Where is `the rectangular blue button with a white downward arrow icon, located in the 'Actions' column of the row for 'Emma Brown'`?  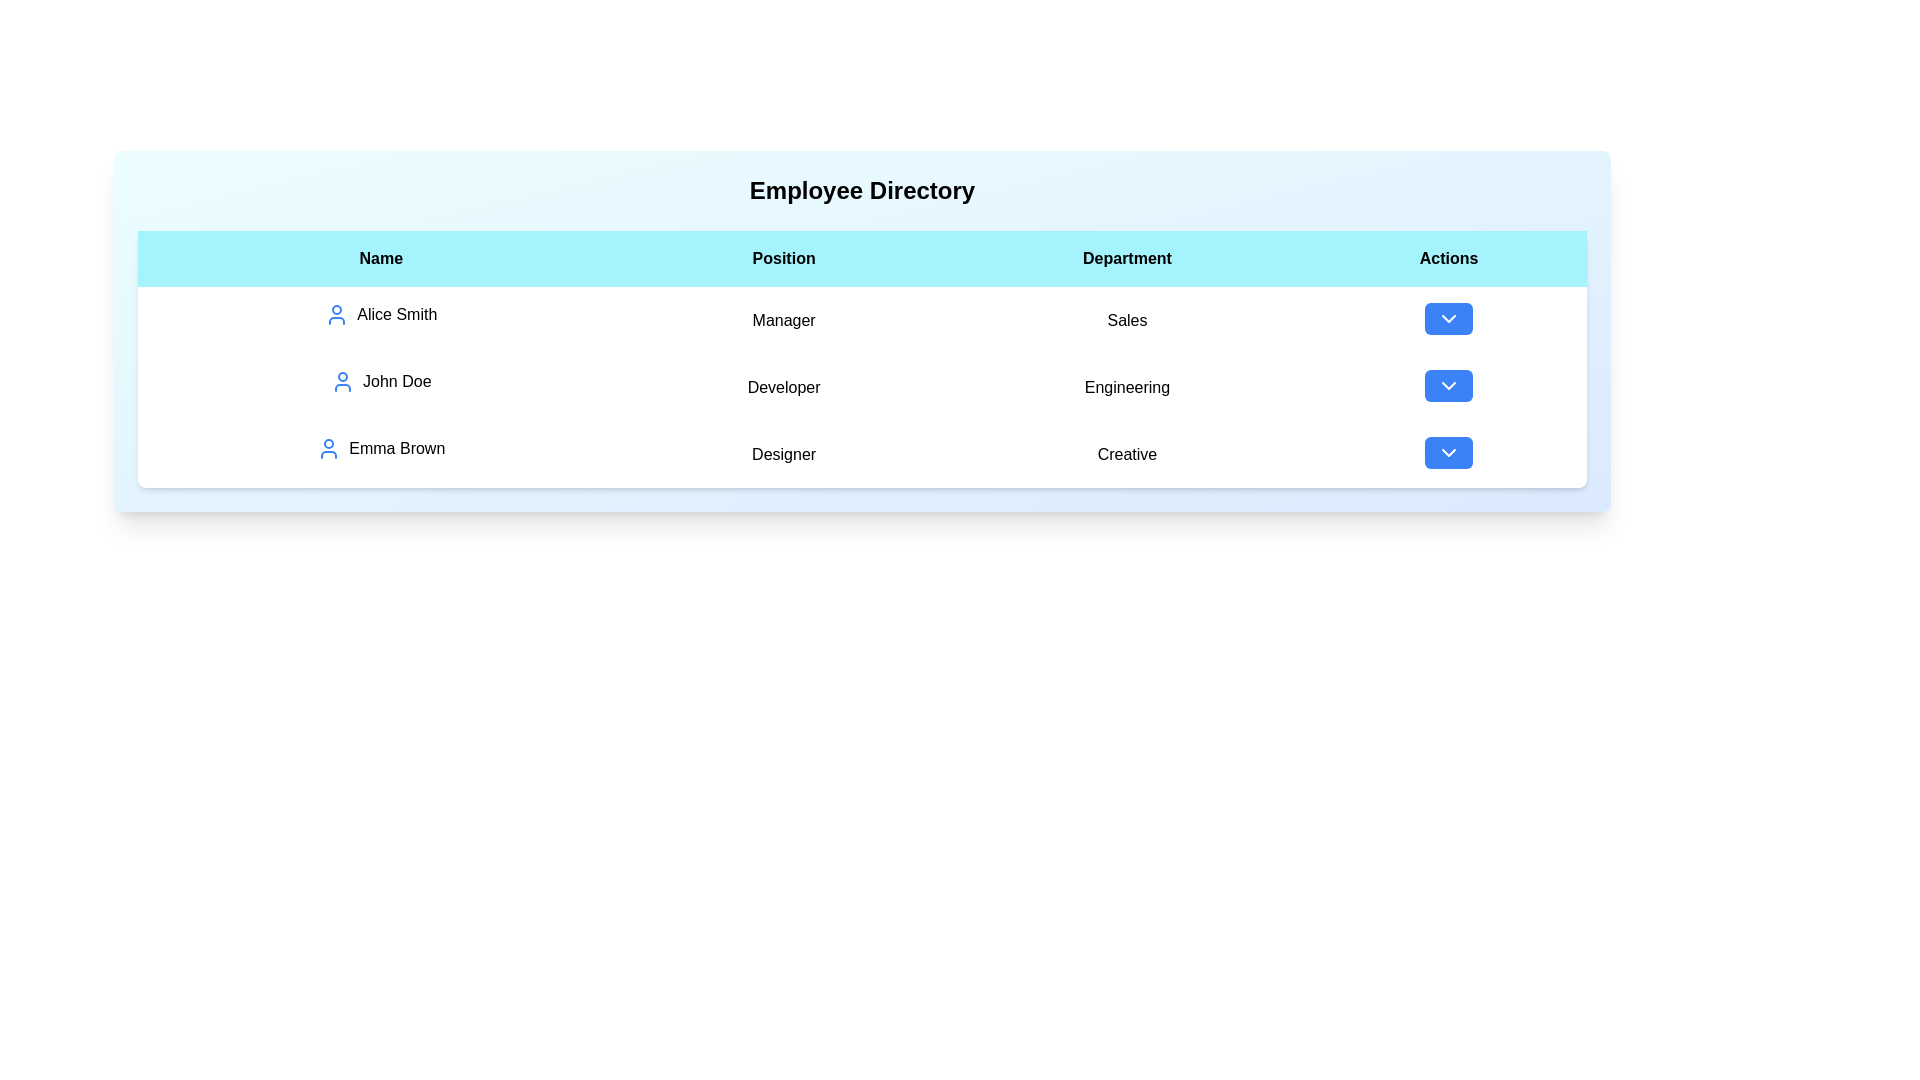
the rectangular blue button with a white downward arrow icon, located in the 'Actions' column of the row for 'Emma Brown' is located at coordinates (1449, 454).